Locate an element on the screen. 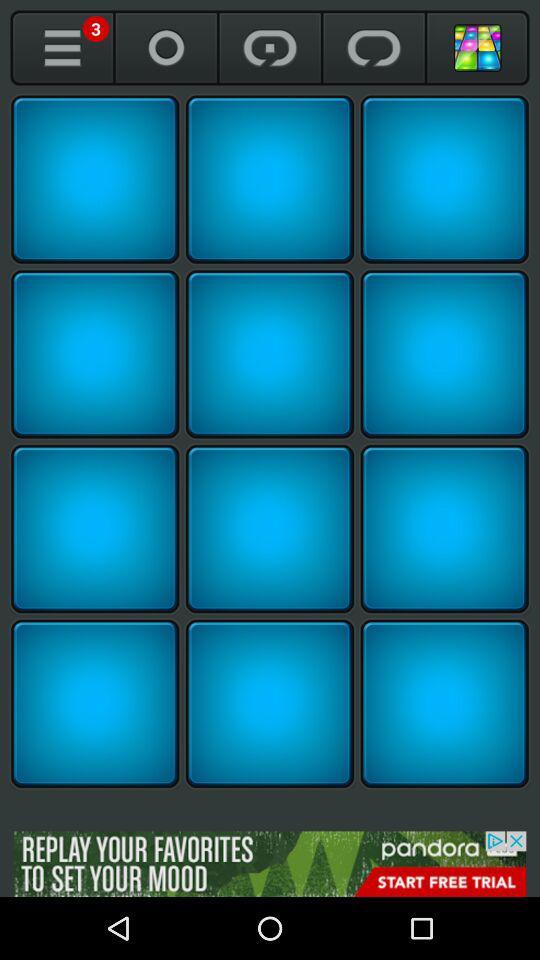 The image size is (540, 960). field is located at coordinates (94, 178).